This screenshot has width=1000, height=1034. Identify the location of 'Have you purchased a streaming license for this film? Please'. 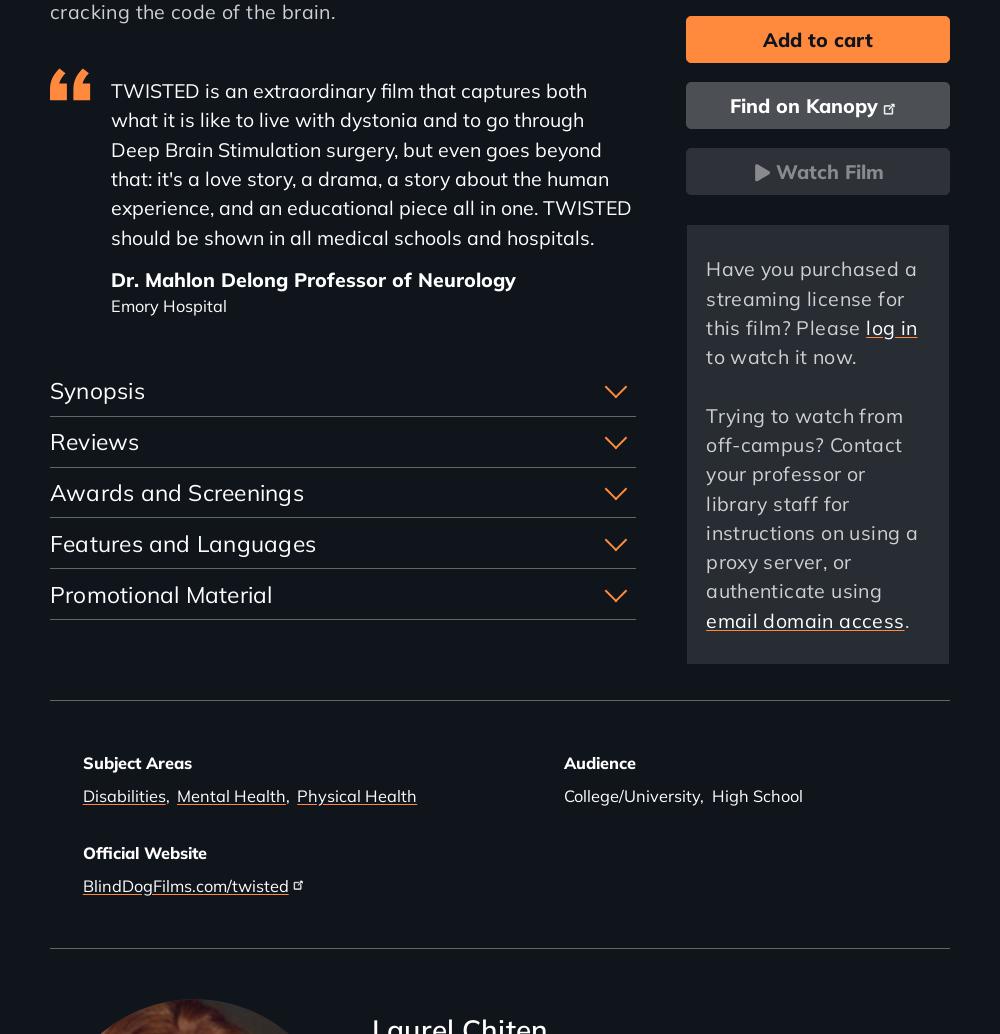
(811, 296).